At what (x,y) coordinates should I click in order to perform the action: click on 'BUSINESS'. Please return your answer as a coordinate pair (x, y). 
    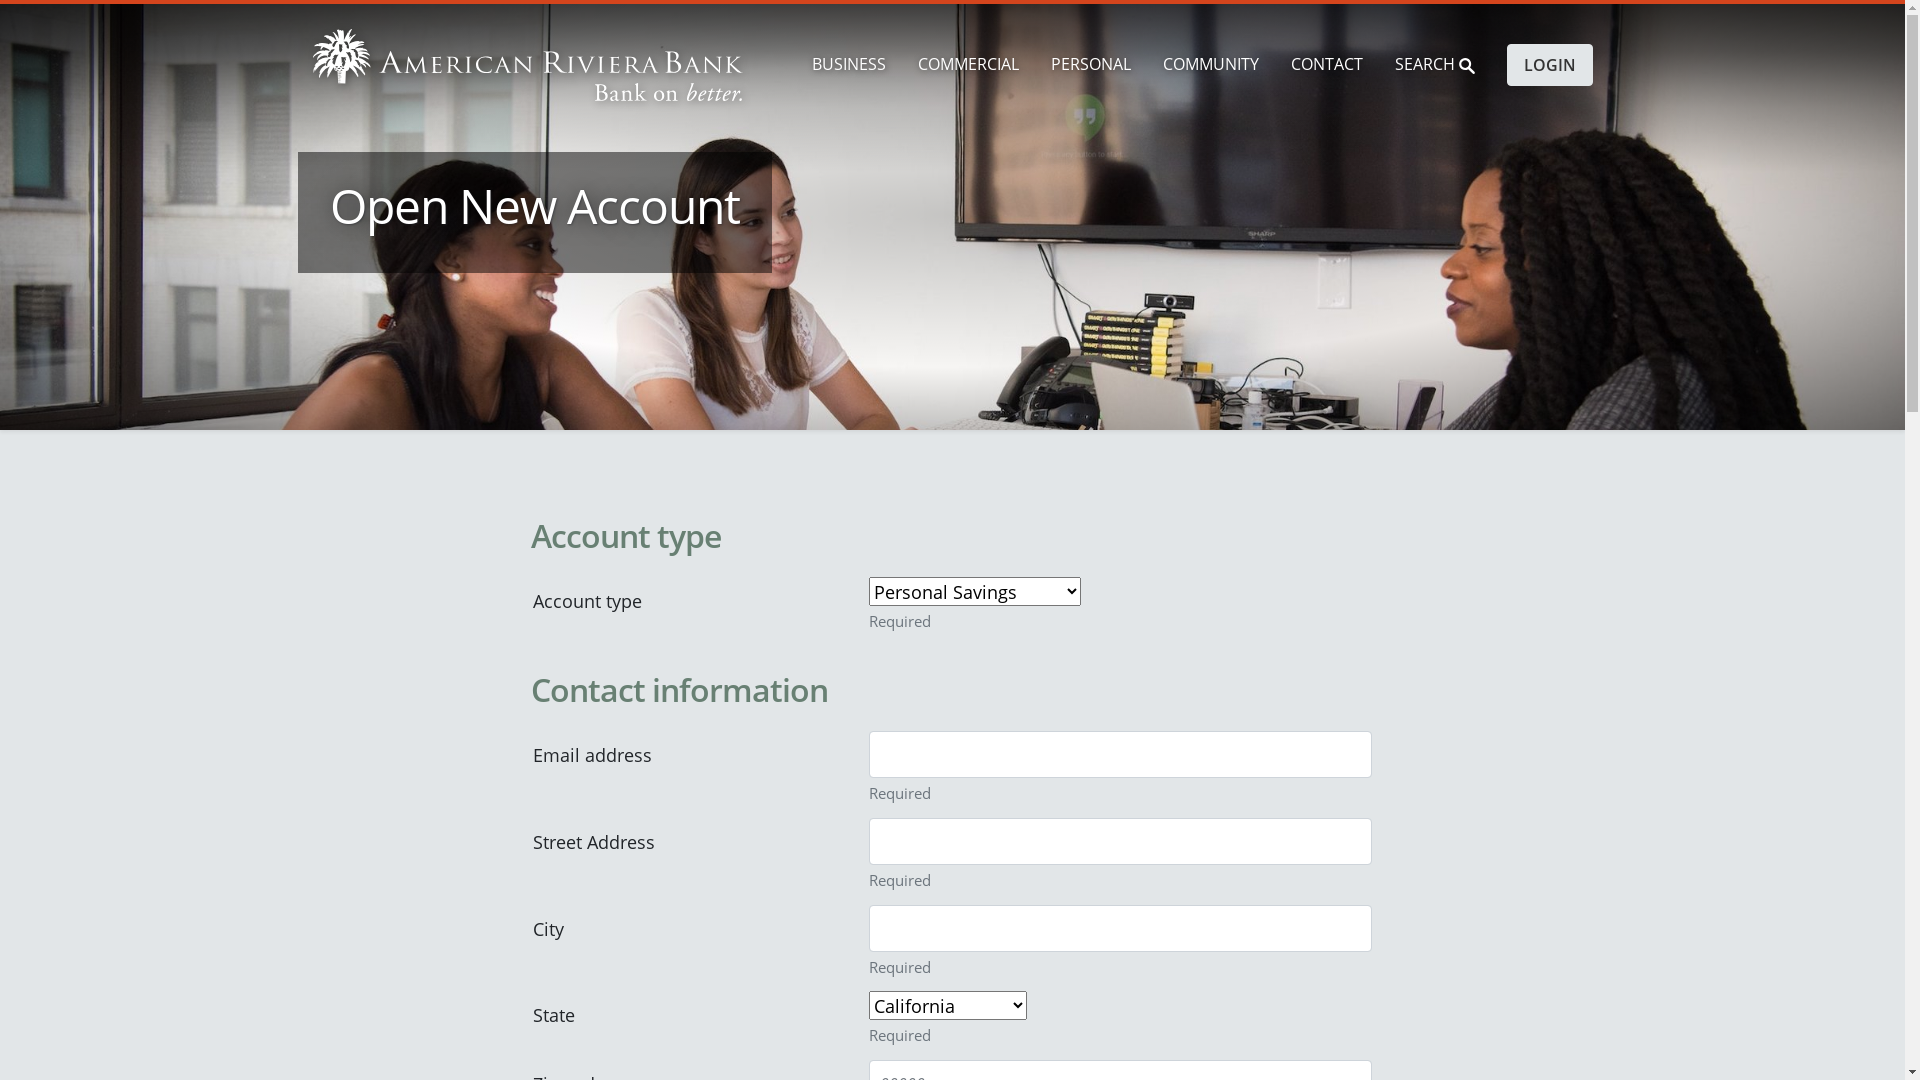
    Looking at the image, I should click on (849, 63).